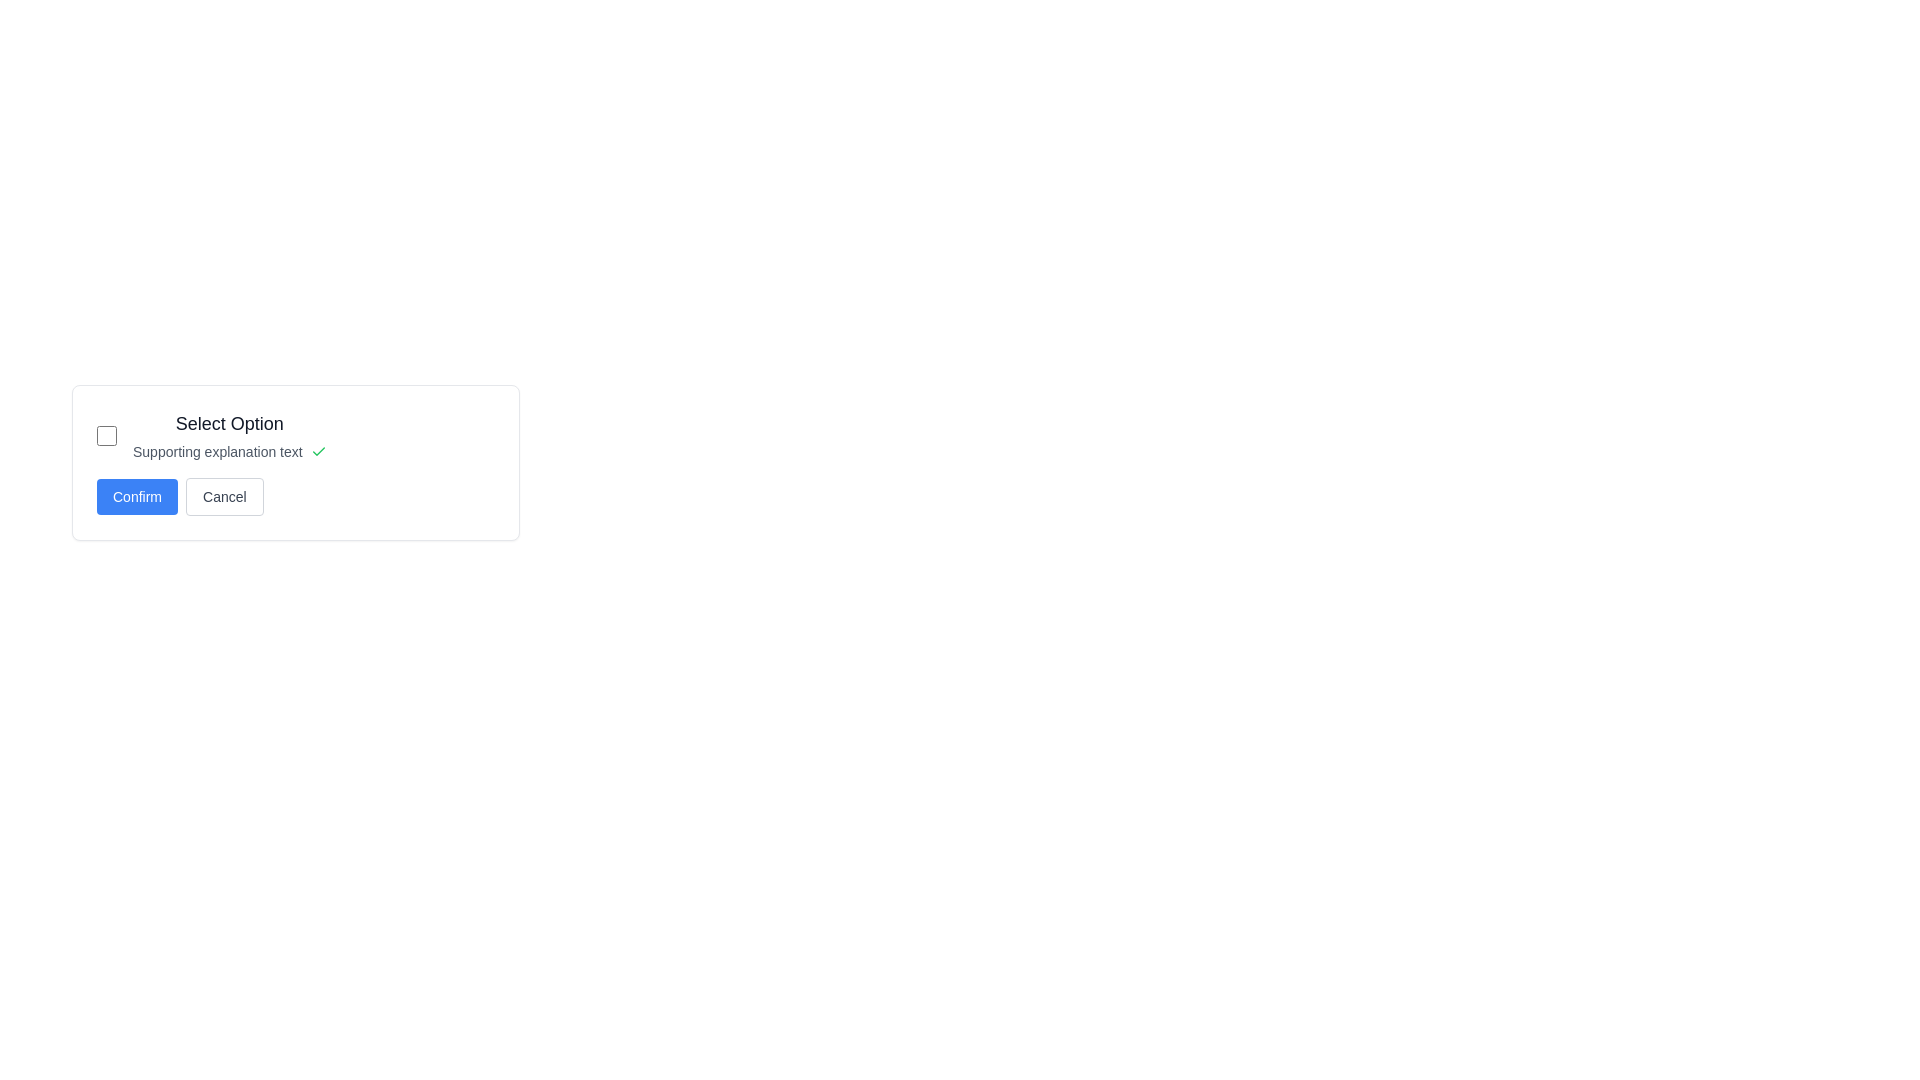 The image size is (1920, 1080). I want to click on the supportive text element that provides information complementing the 'Select Option' checkbox above it, so click(217, 451).